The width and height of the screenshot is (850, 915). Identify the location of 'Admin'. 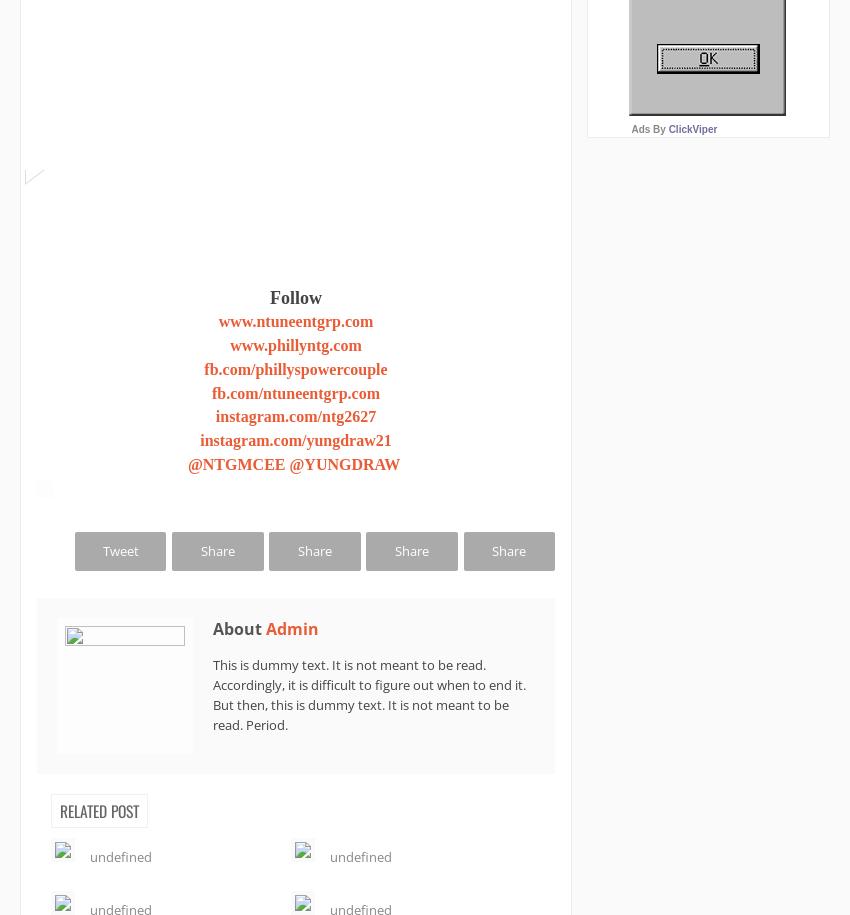
(291, 628).